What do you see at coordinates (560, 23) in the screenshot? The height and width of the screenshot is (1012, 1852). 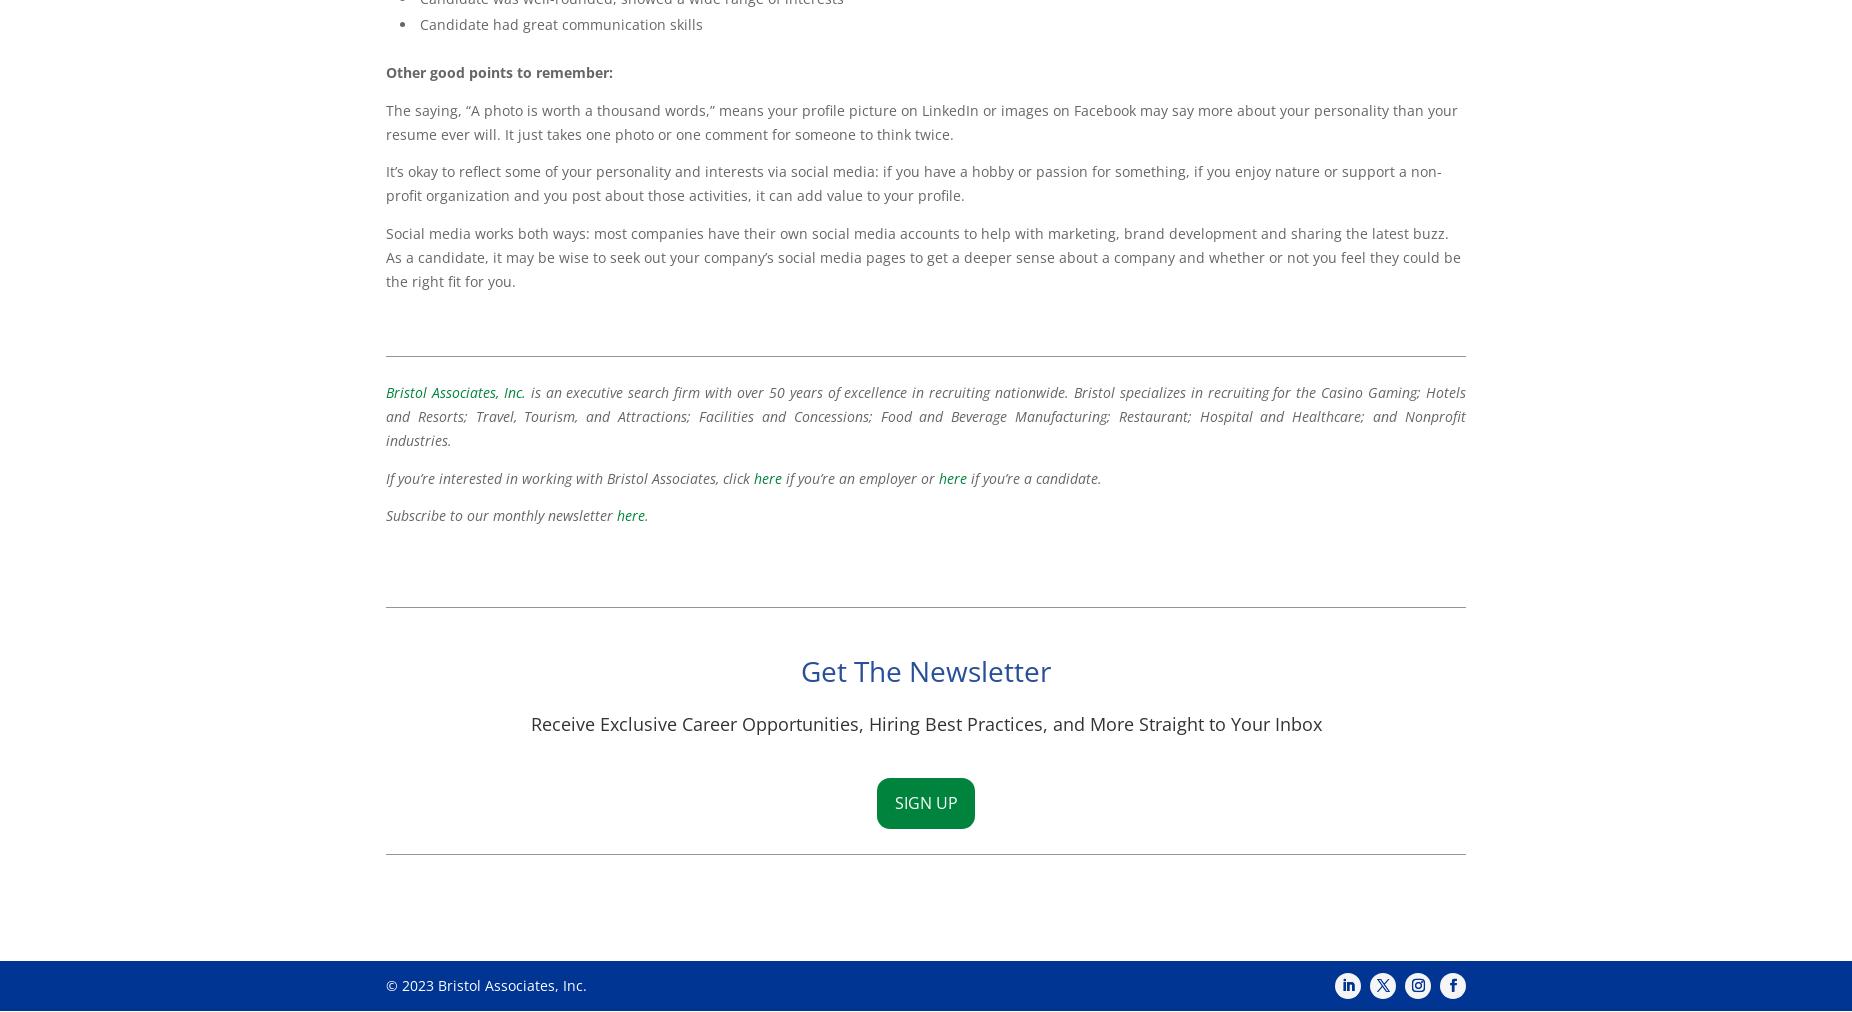 I see `'Candidate had great communication skills'` at bounding box center [560, 23].